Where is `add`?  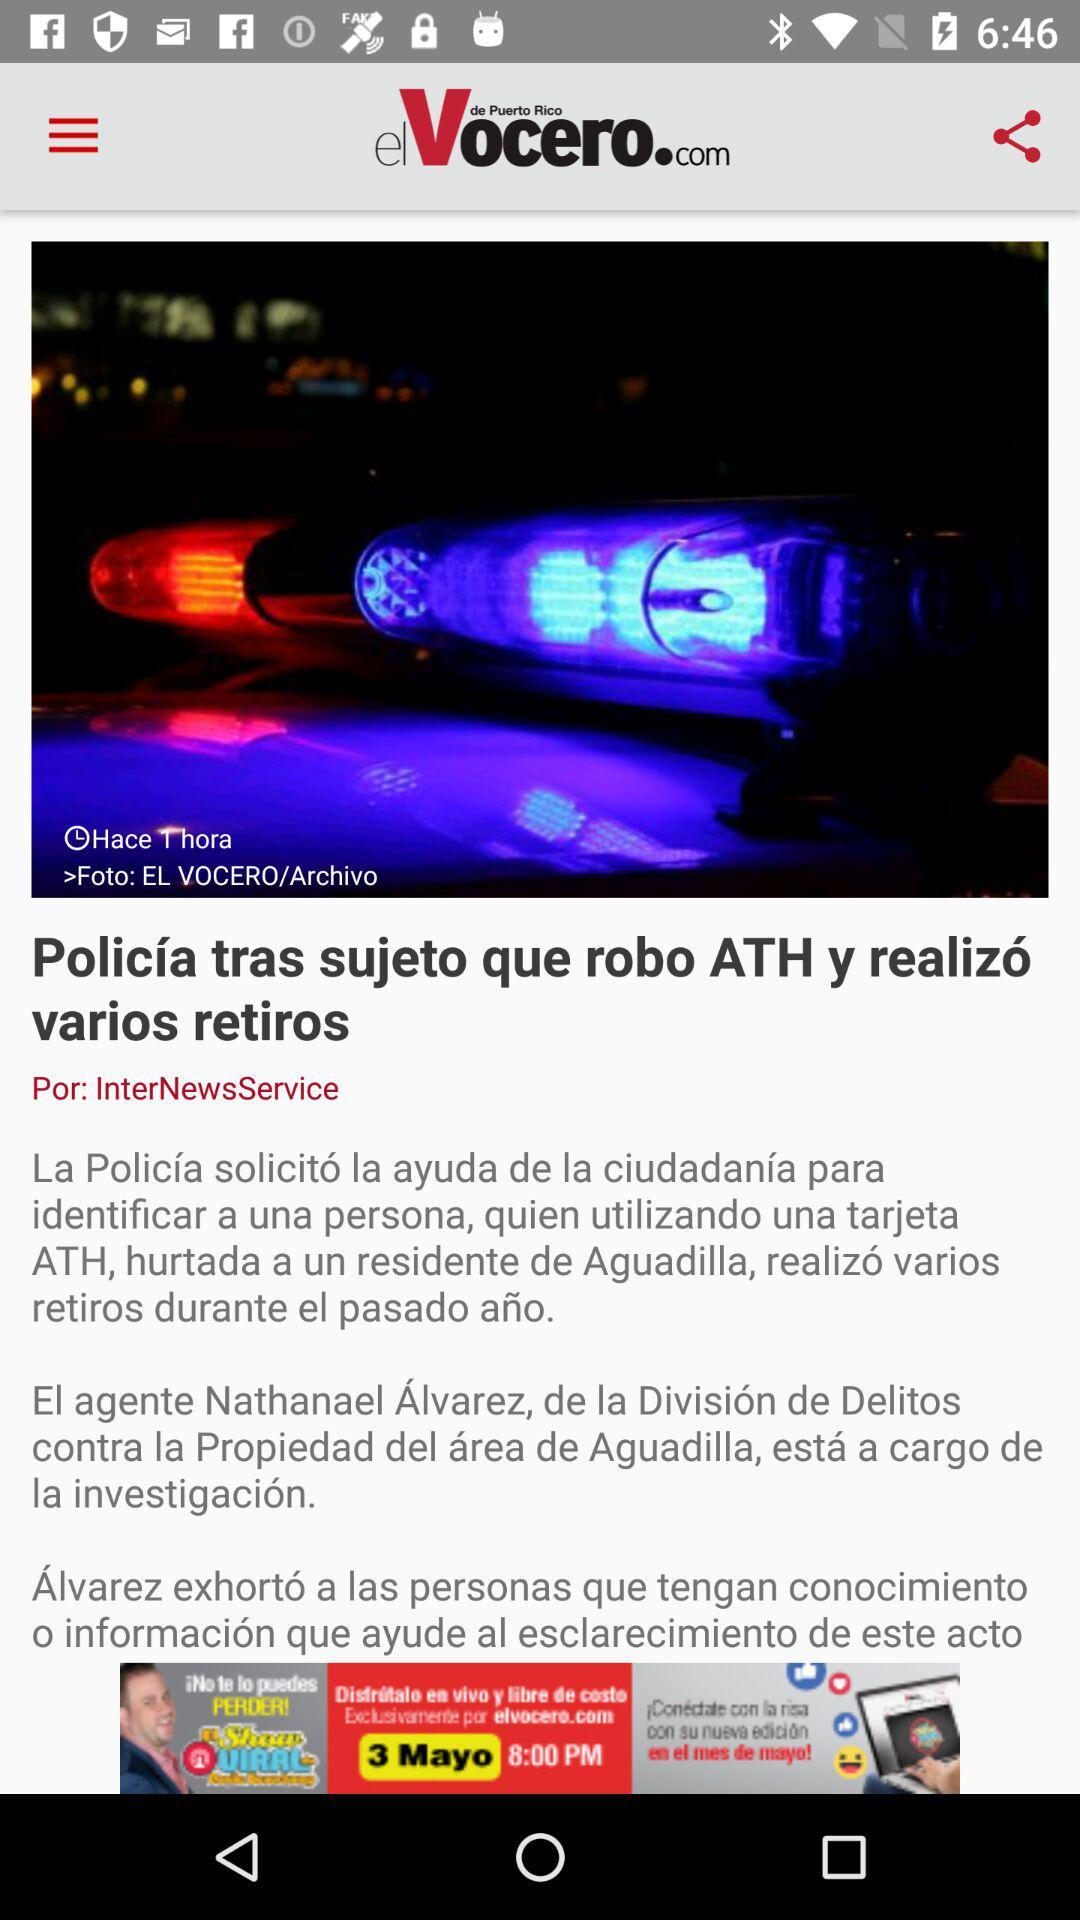 add is located at coordinates (540, 1727).